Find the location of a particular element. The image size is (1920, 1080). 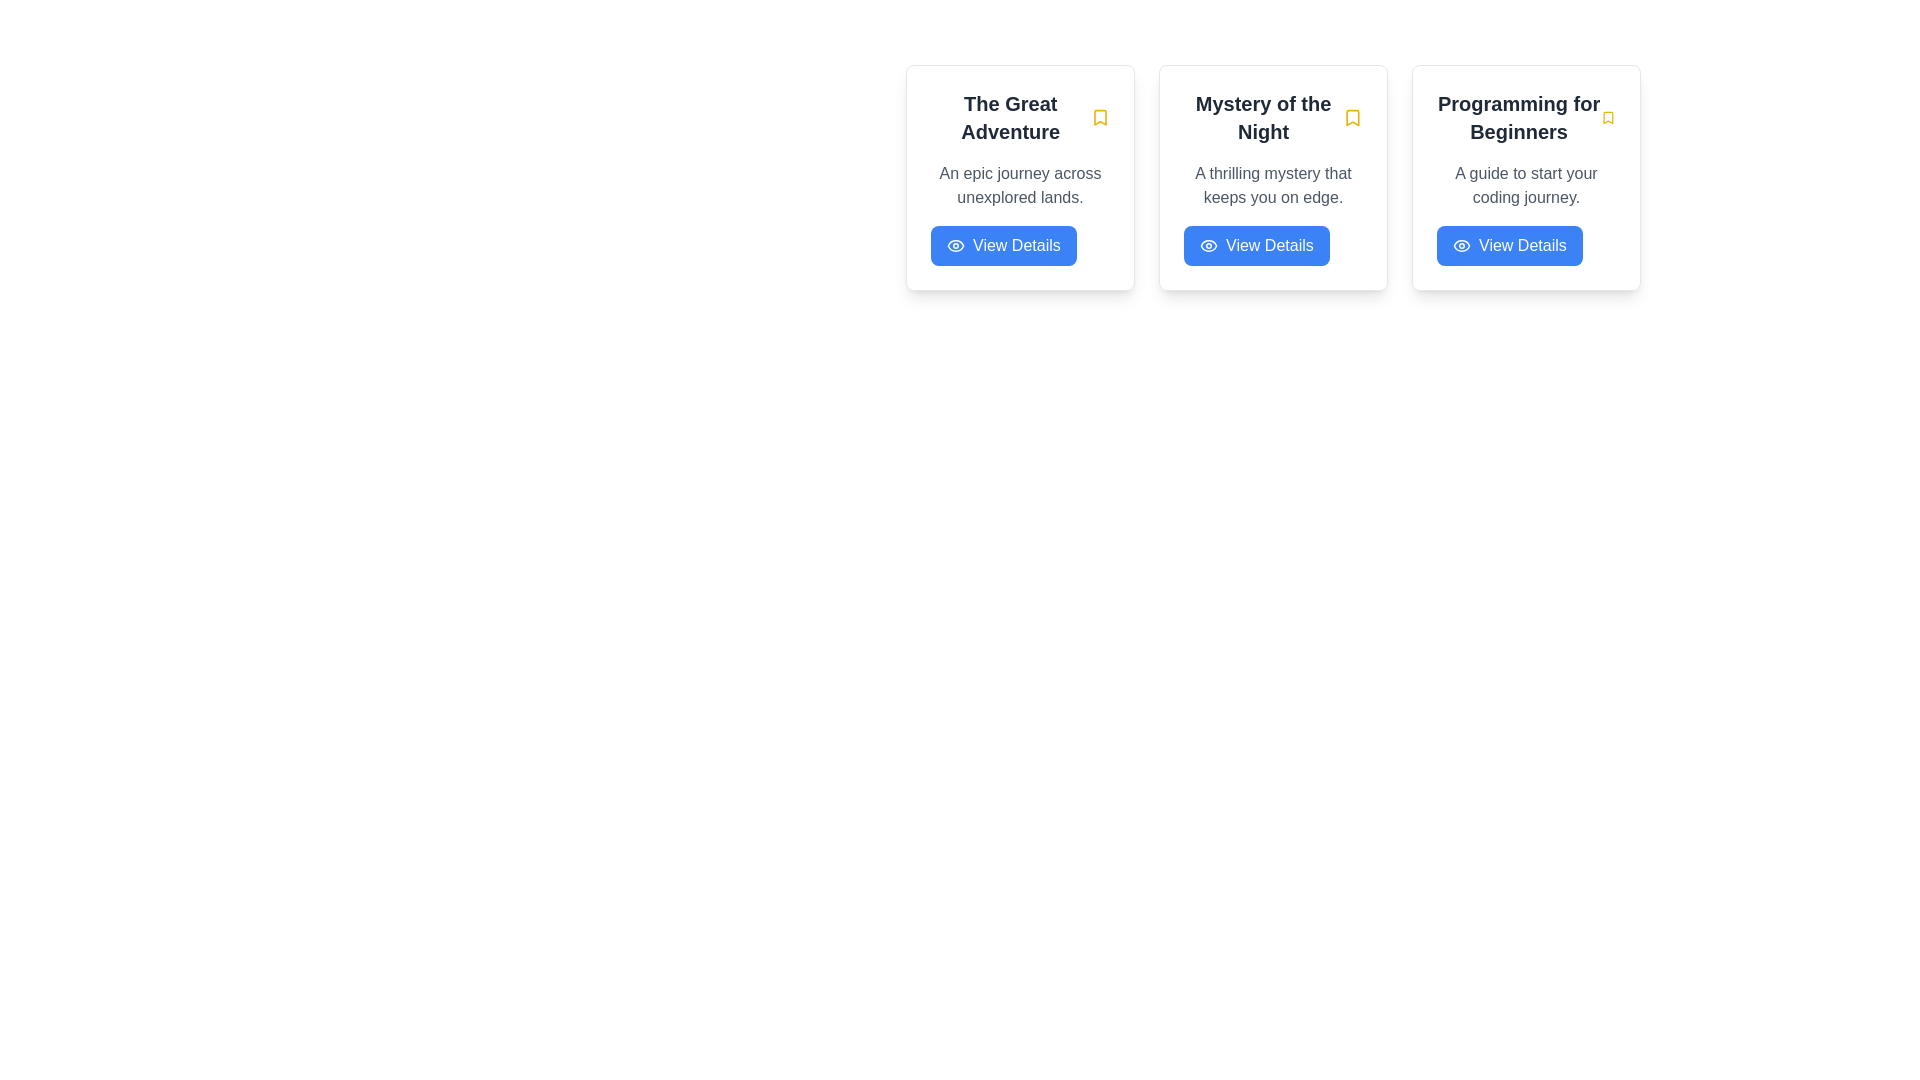

title 'The Great Adventure' and description 'An epic journey across unexplored lands.' from the first card component in the grid layout is located at coordinates (1020, 176).